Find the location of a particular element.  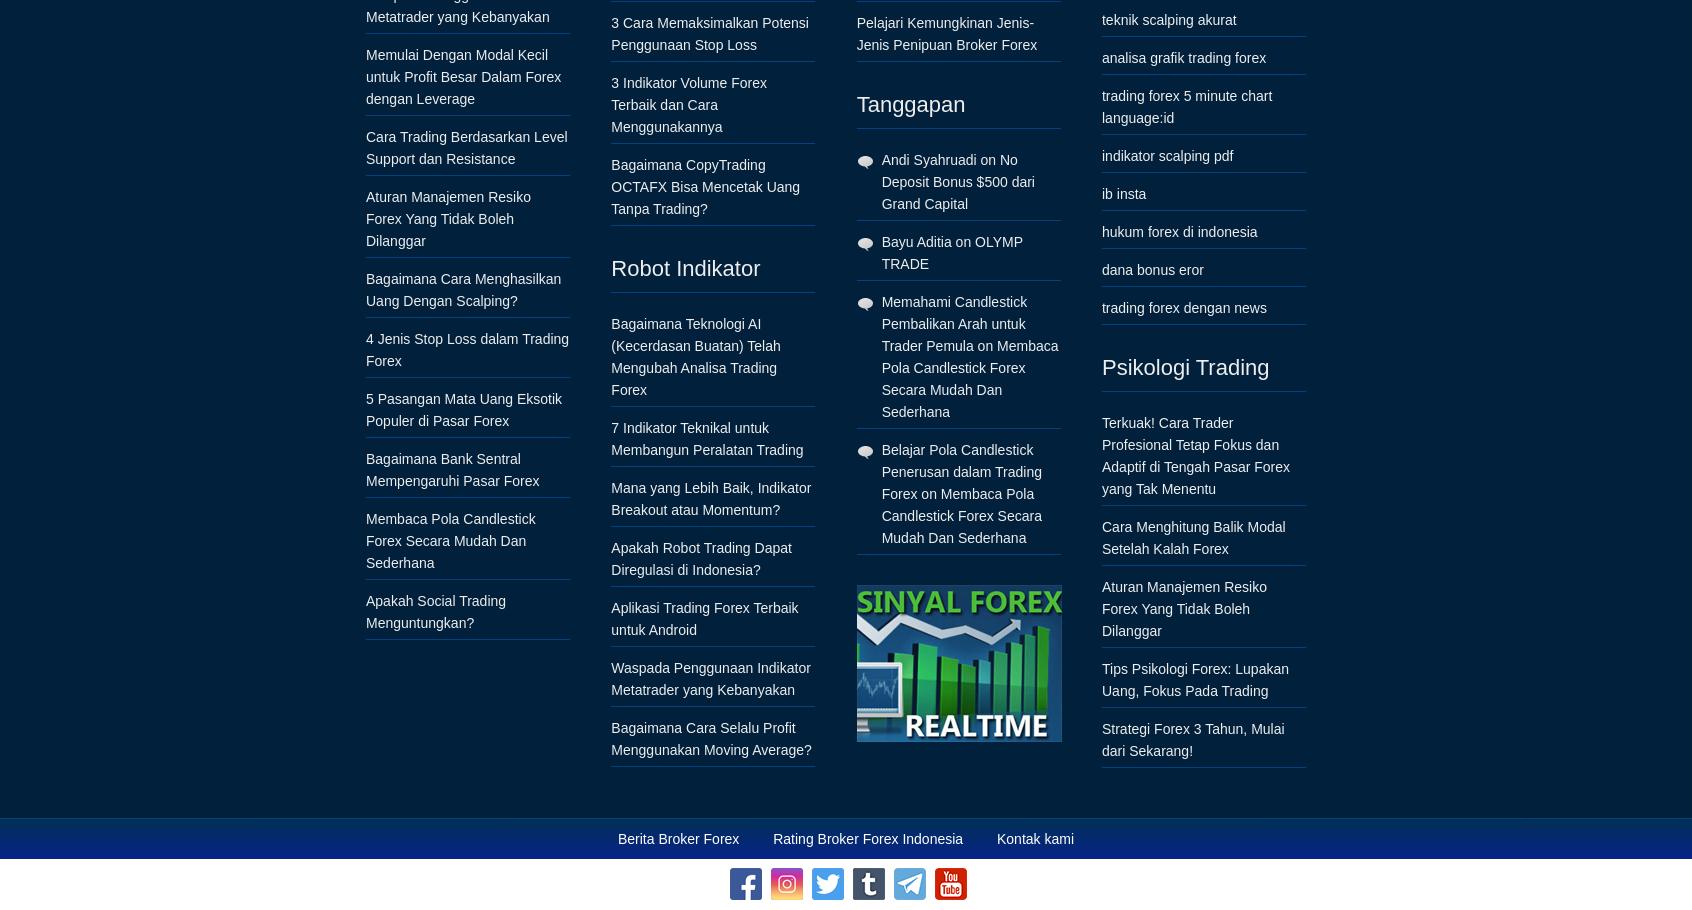

'7 Indikator Teknikal untuk Membangun Peralatan Trading' is located at coordinates (705, 437).